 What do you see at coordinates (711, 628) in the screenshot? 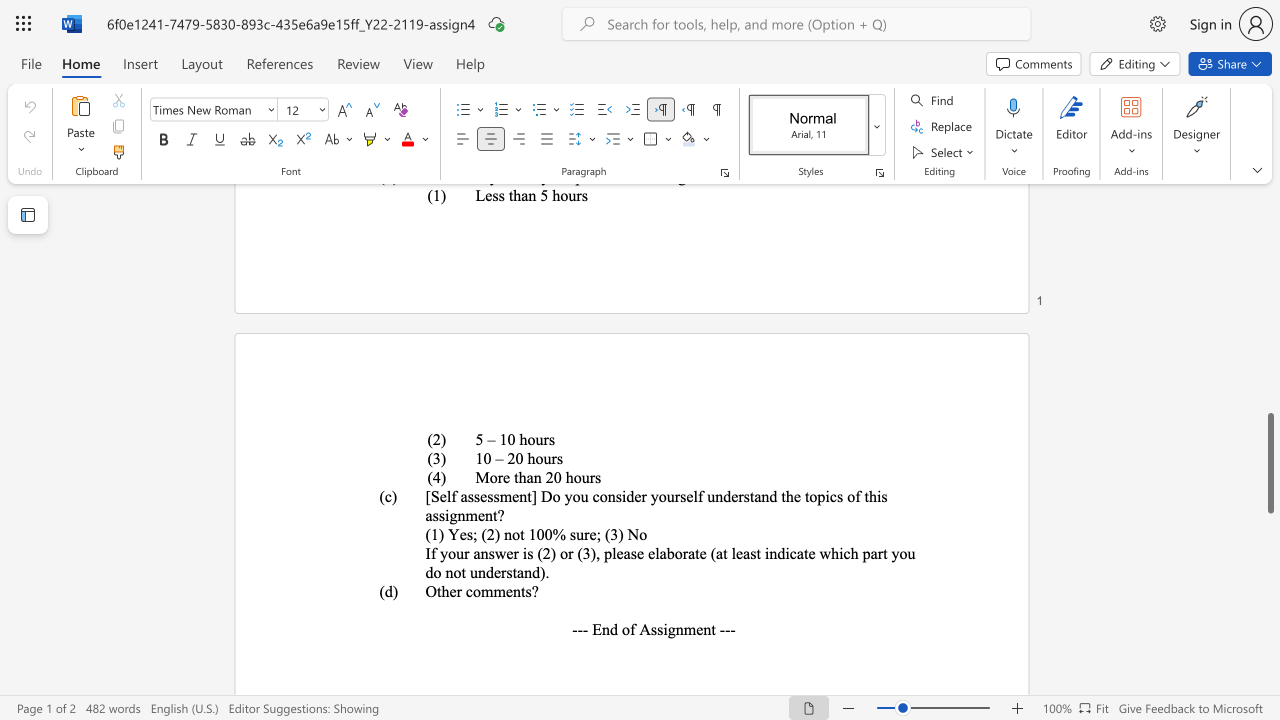
I see `the subset text "t -" within the text "--- End of Assignment ---"` at bounding box center [711, 628].